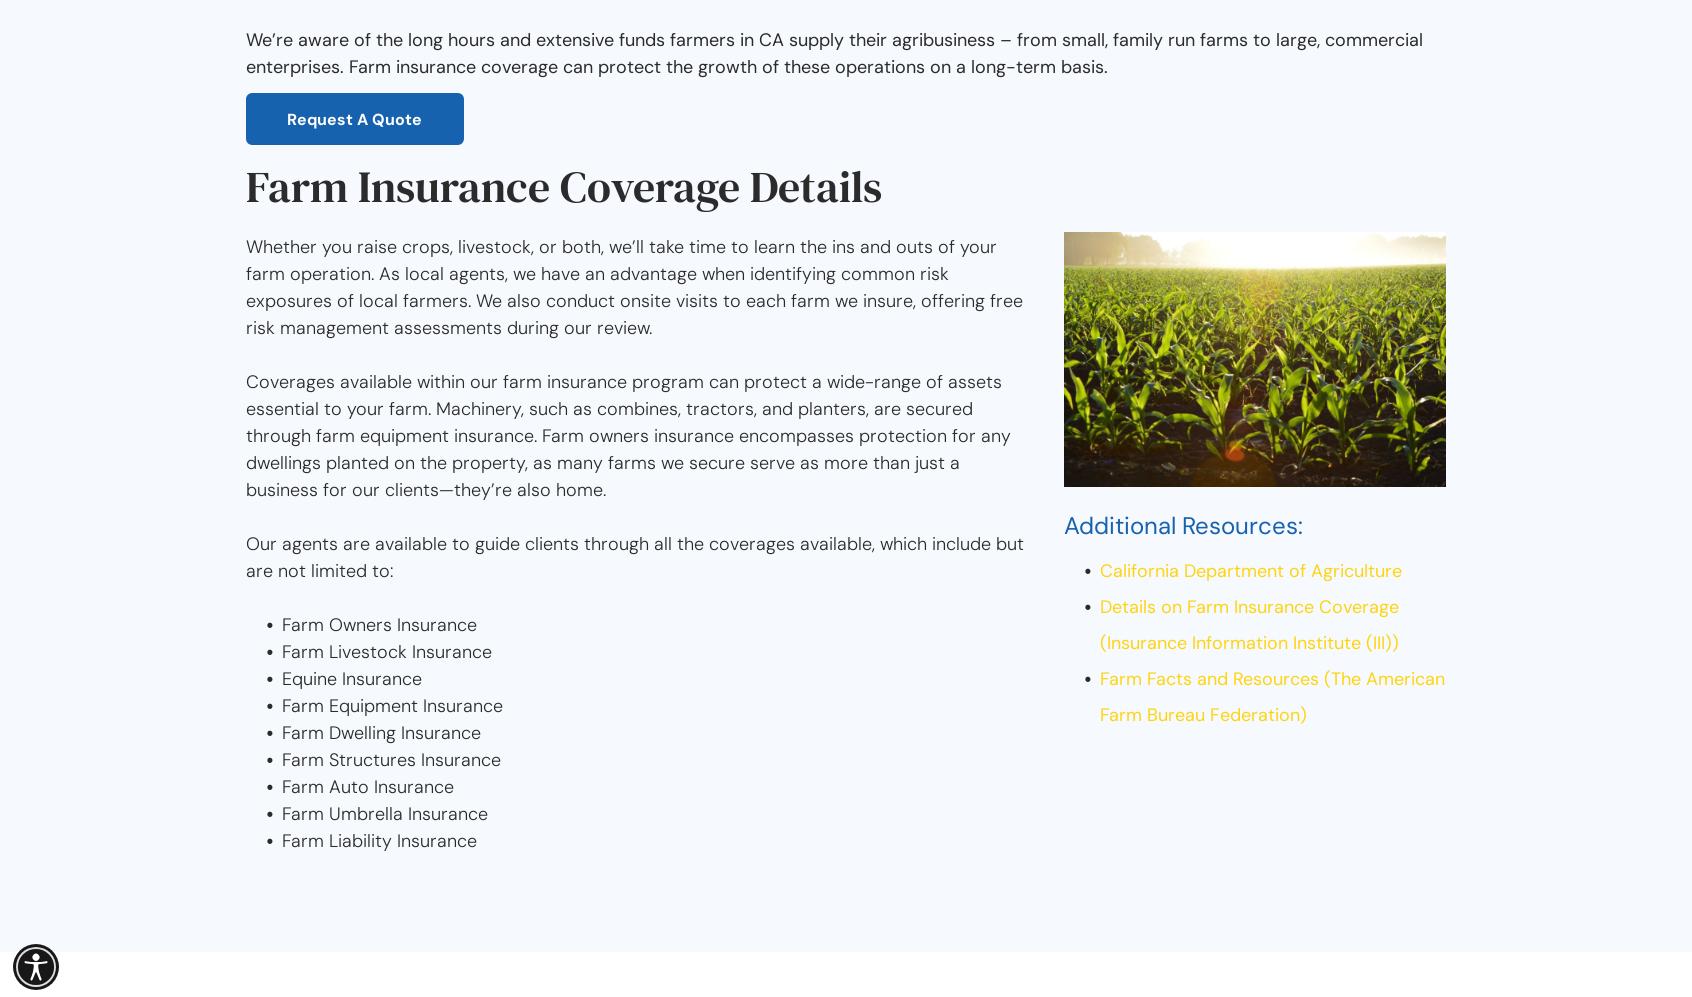 Image resolution: width=1692 pixels, height=997 pixels. Describe the element at coordinates (1271, 695) in the screenshot. I see `'Farm Facts and Resources (The American Farm Bureau Federation)'` at that location.